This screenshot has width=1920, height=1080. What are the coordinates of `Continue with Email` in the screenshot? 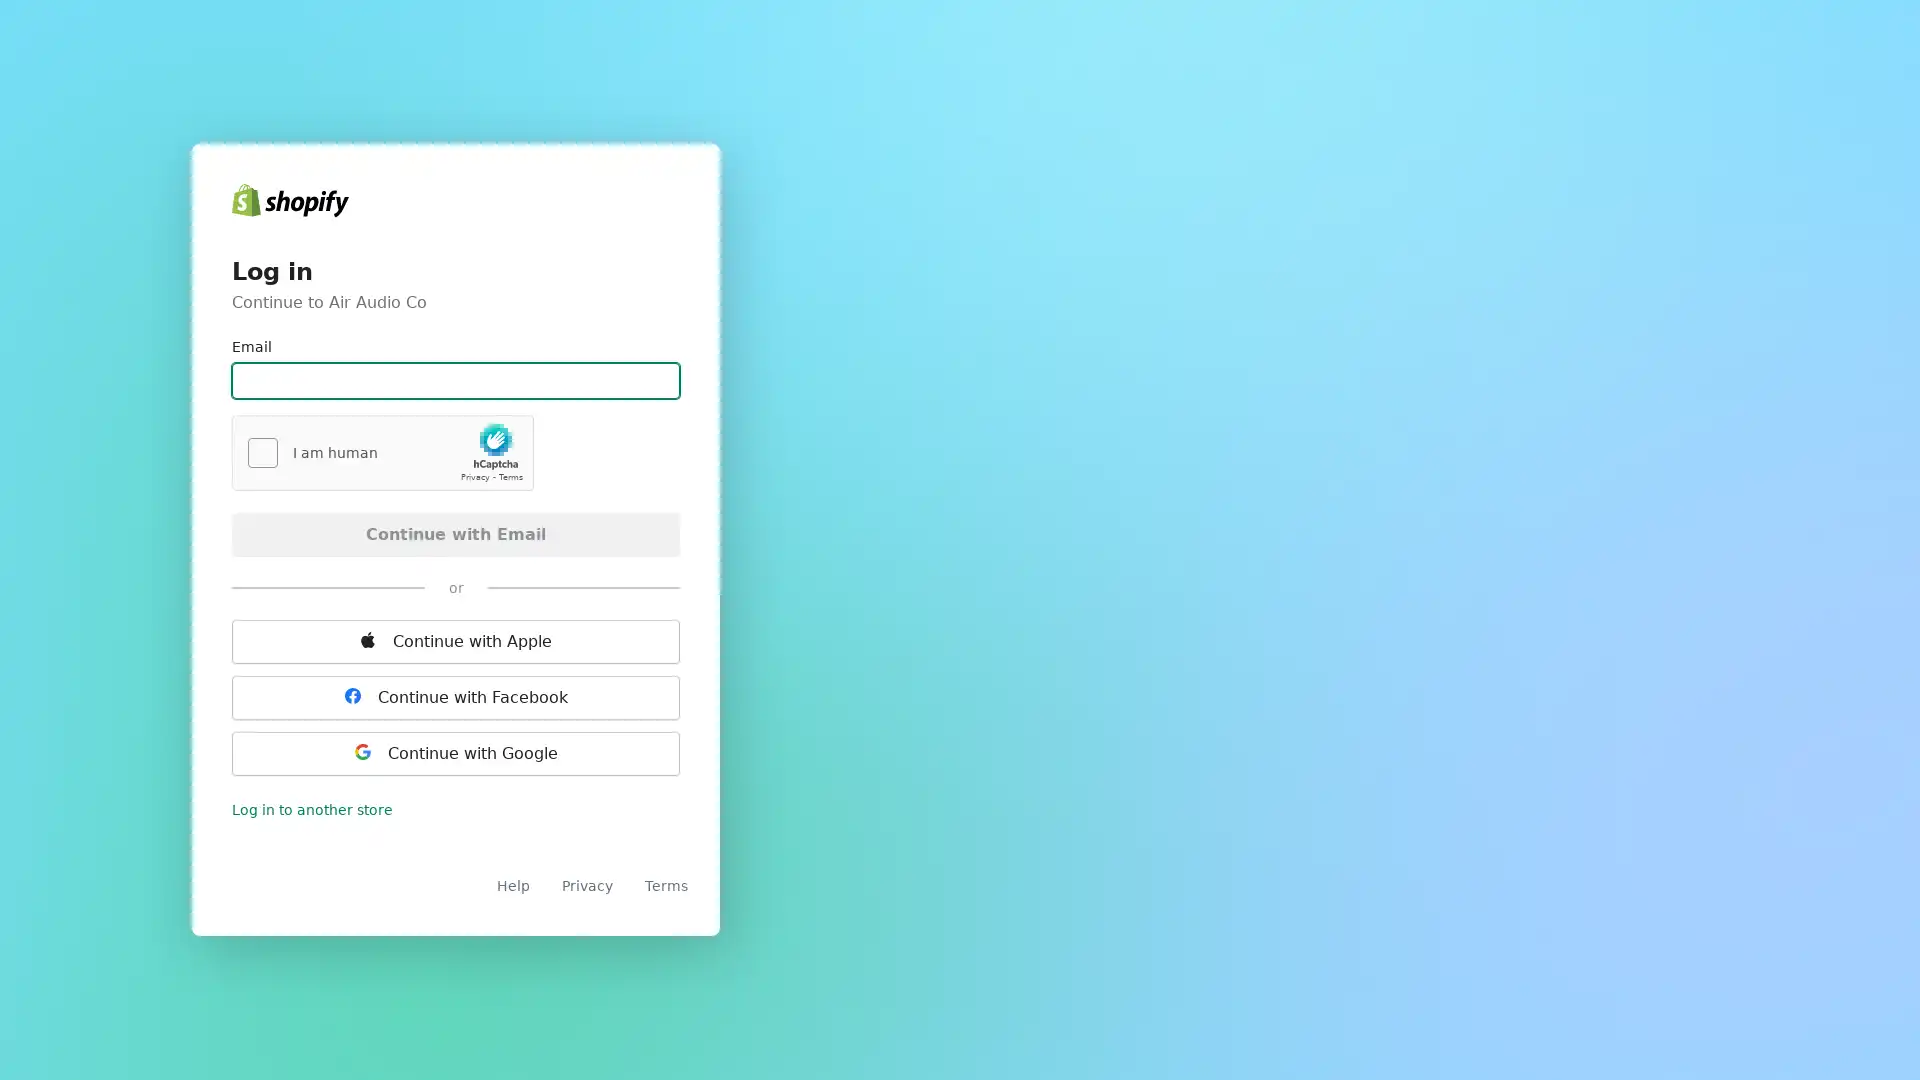 It's located at (455, 532).